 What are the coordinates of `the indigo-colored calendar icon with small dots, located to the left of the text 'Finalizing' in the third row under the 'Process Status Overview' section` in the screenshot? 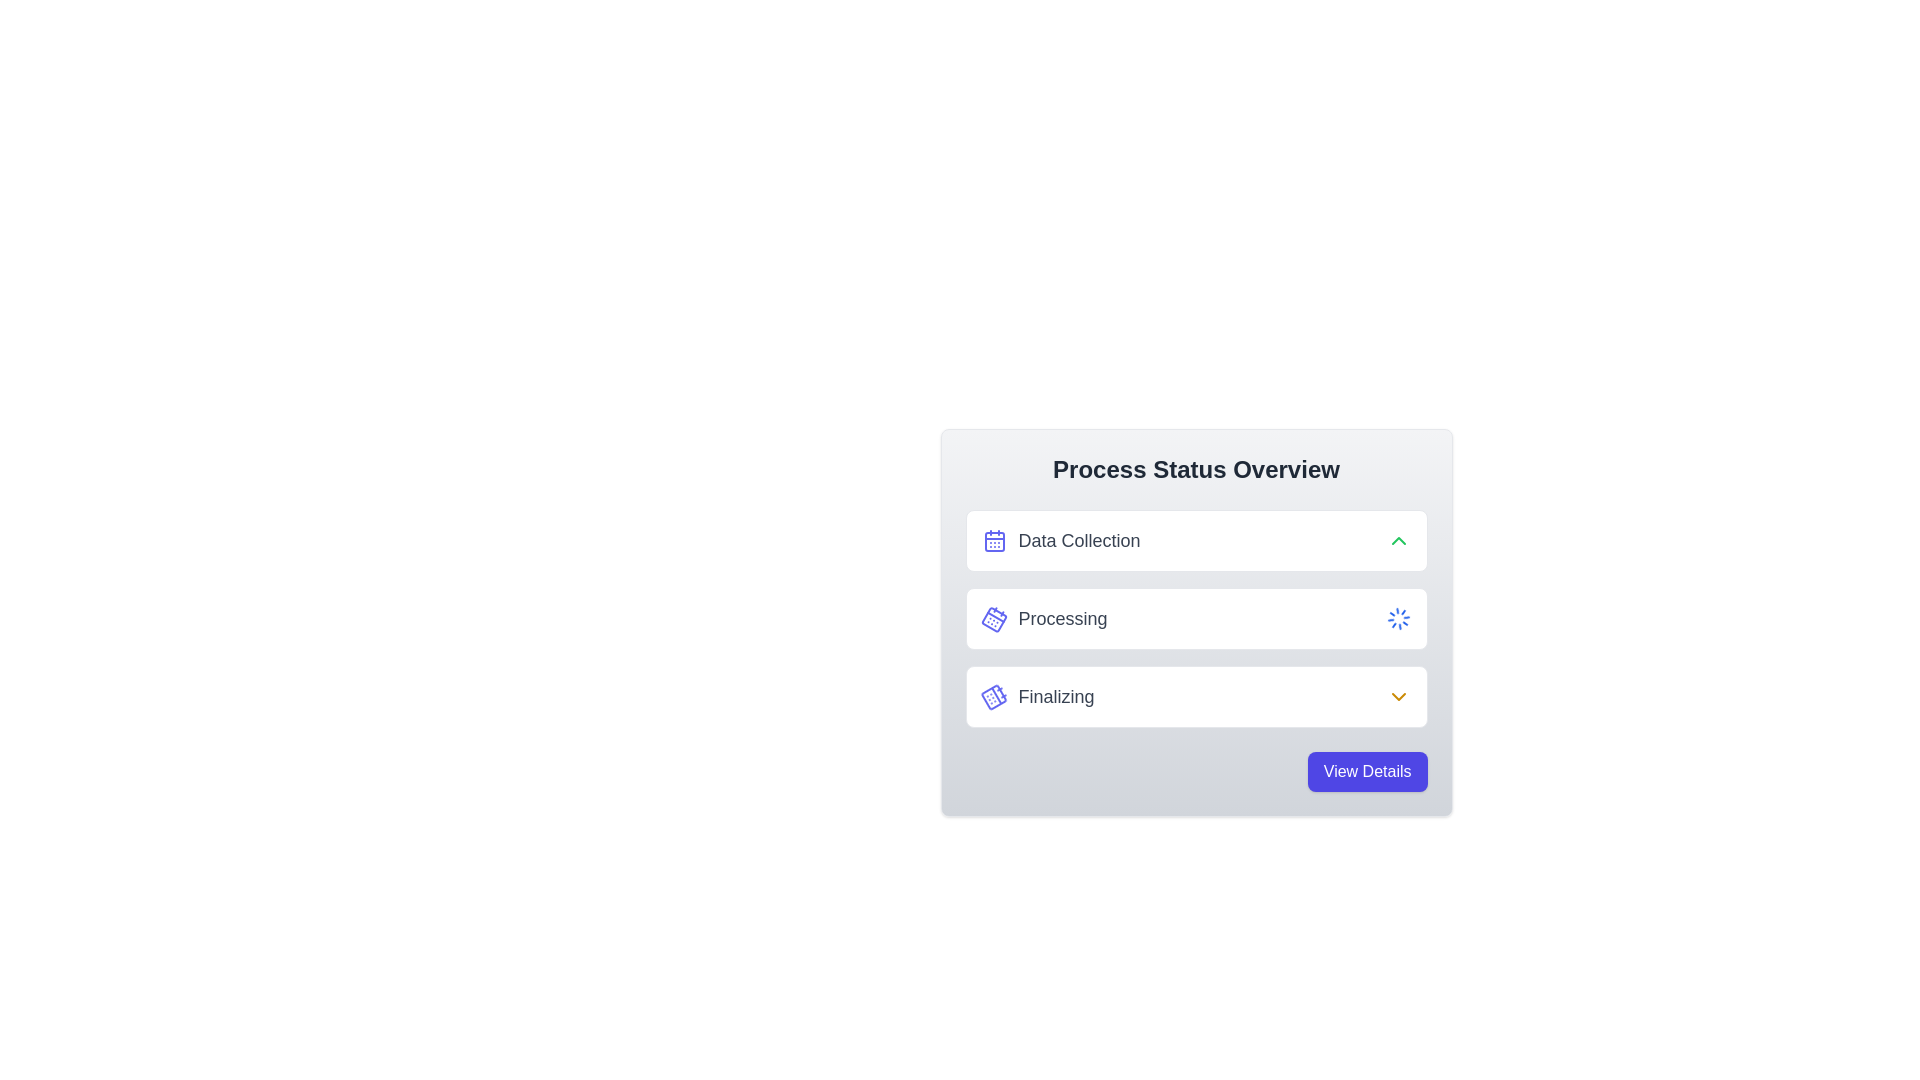 It's located at (994, 696).